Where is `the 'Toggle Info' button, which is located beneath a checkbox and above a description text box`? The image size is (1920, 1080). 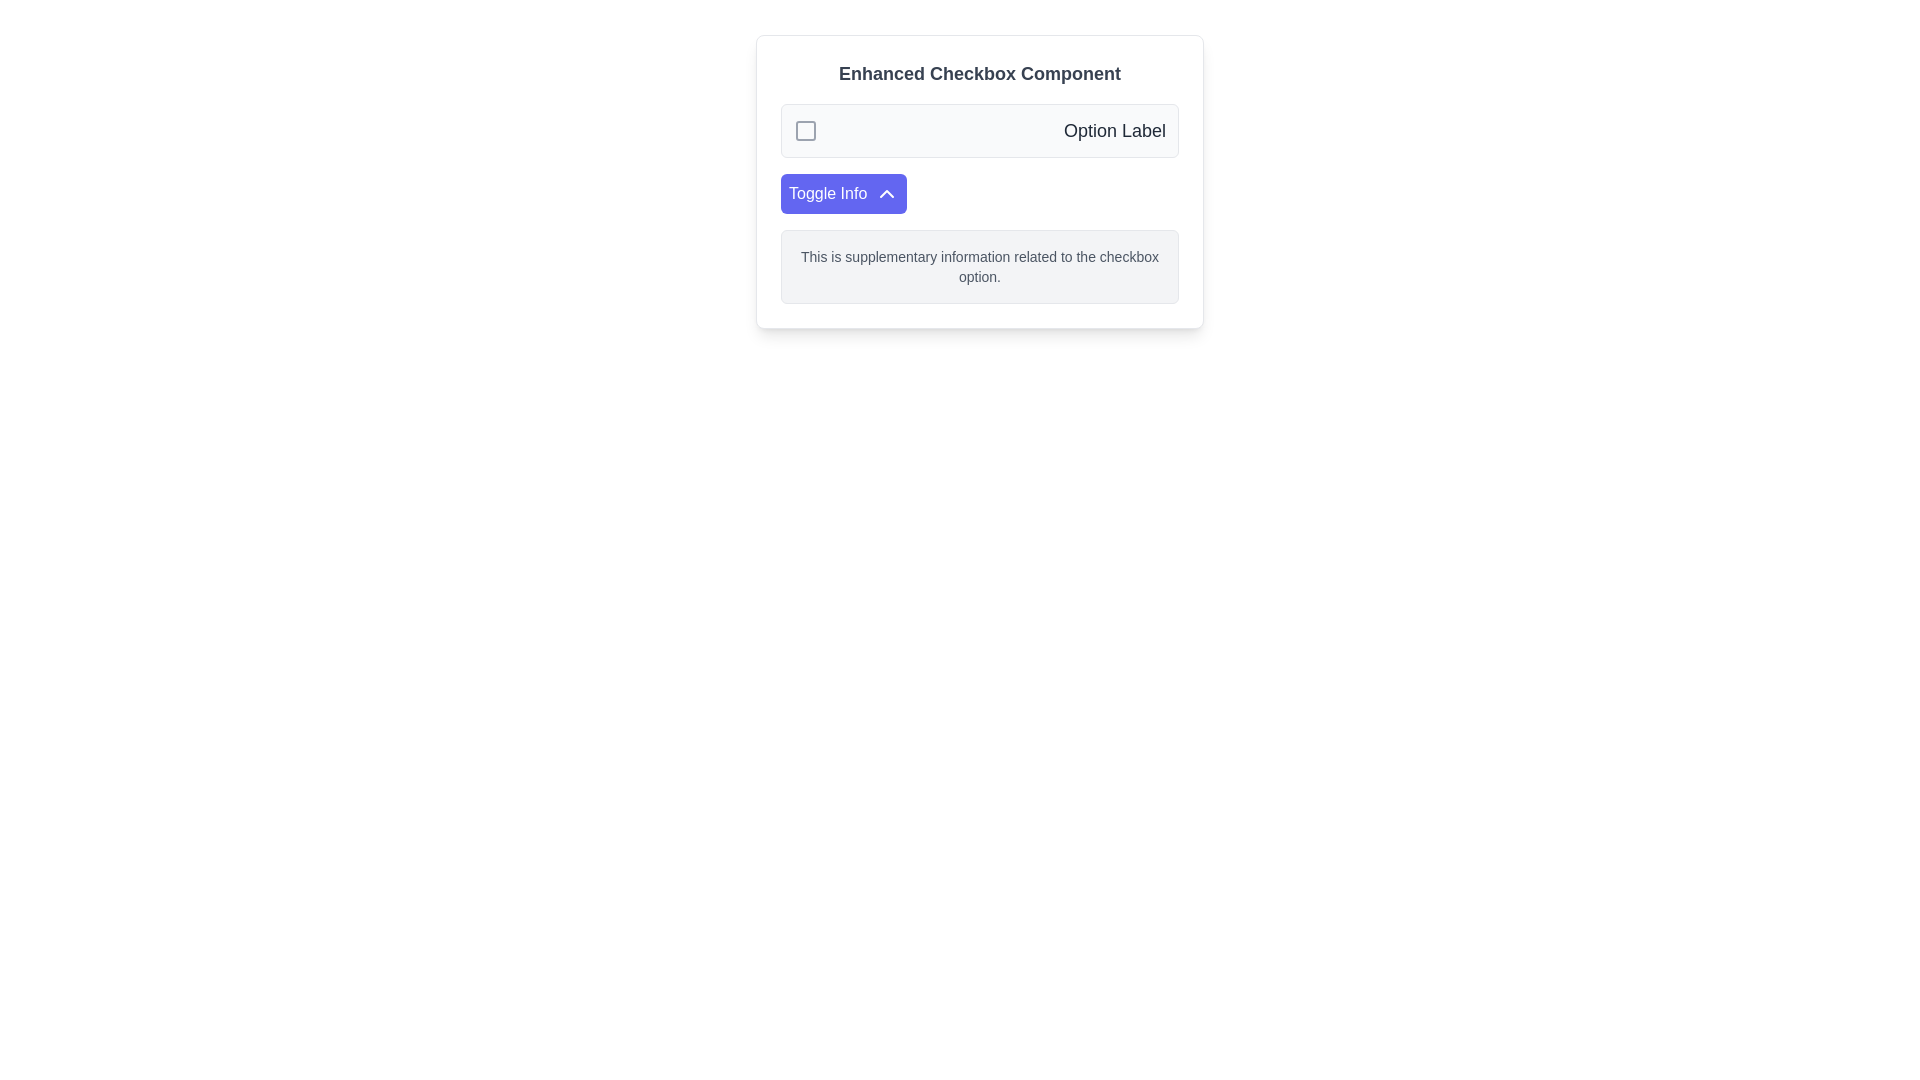
the 'Toggle Info' button, which is located beneath a checkbox and above a description text box is located at coordinates (886, 193).